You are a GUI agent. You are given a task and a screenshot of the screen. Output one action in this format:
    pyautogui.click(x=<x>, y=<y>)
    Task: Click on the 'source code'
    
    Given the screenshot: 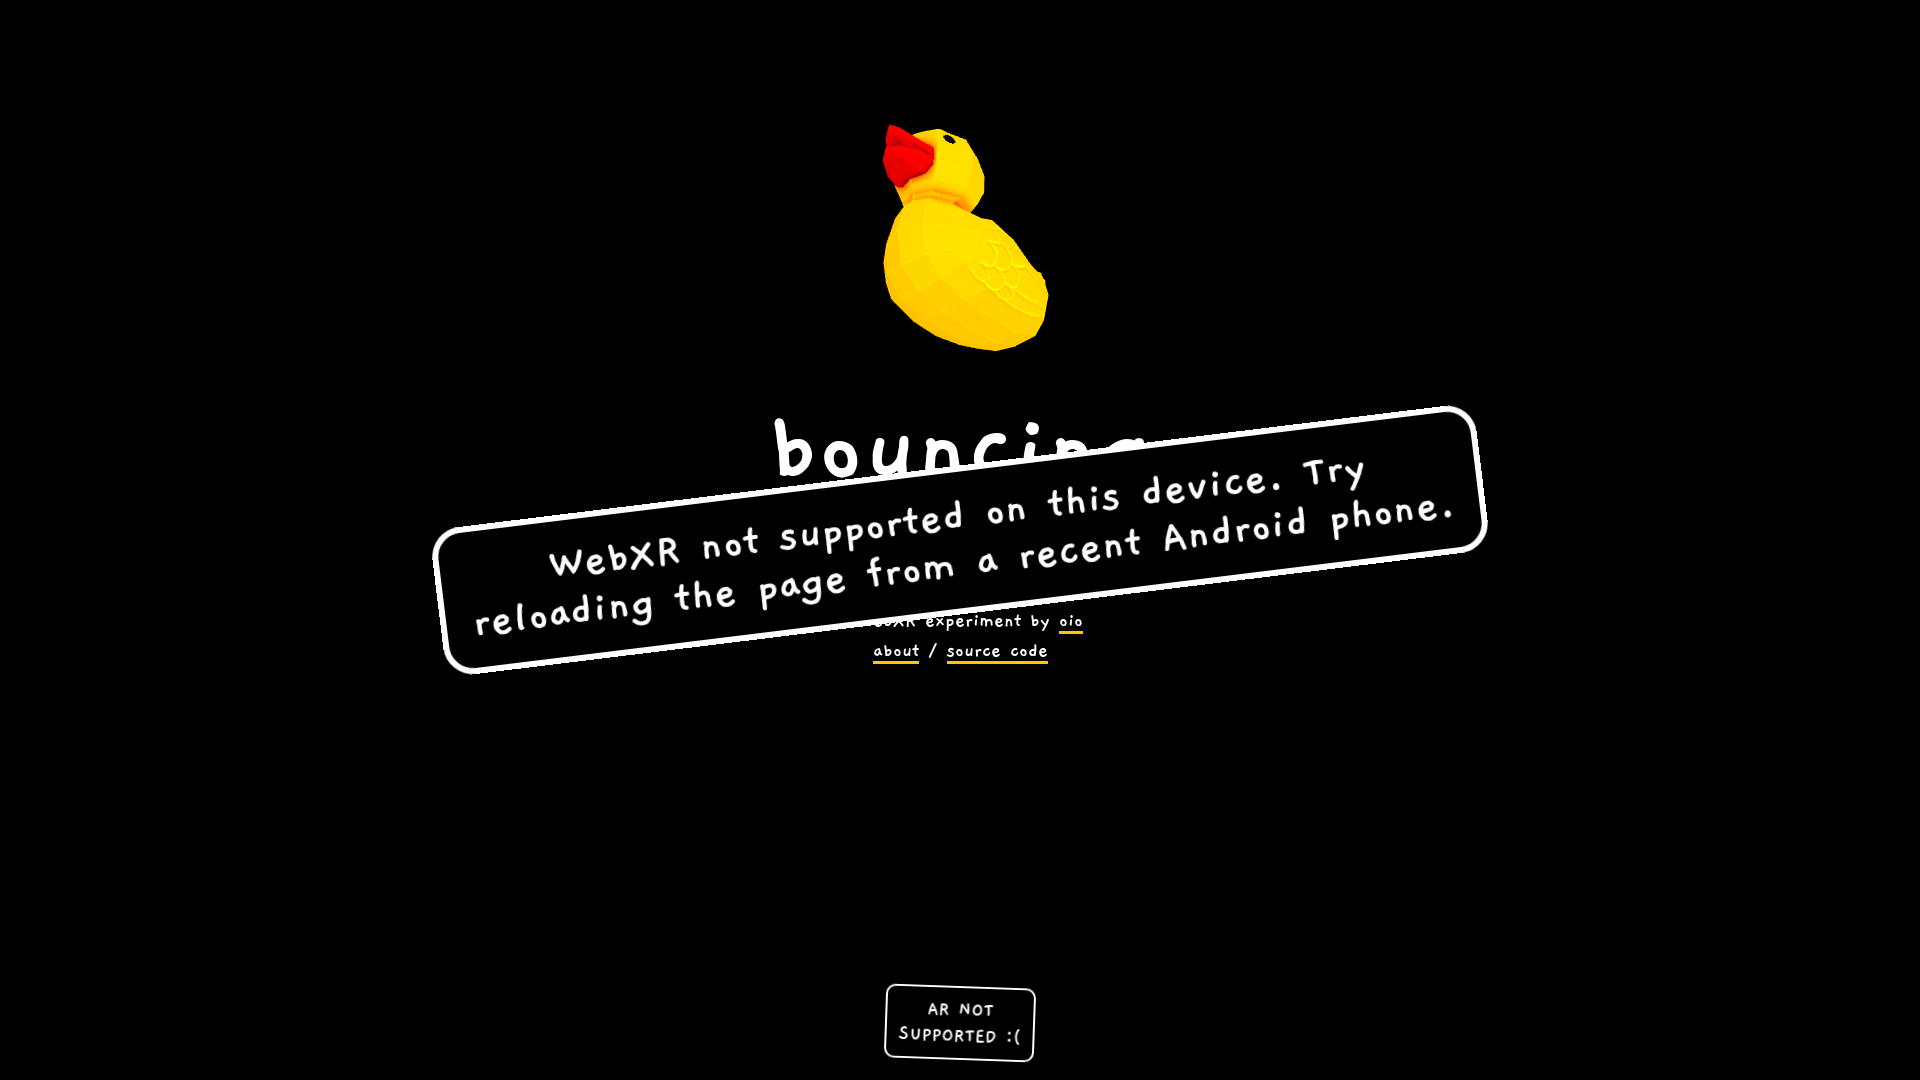 What is the action you would take?
    pyautogui.click(x=996, y=651)
    